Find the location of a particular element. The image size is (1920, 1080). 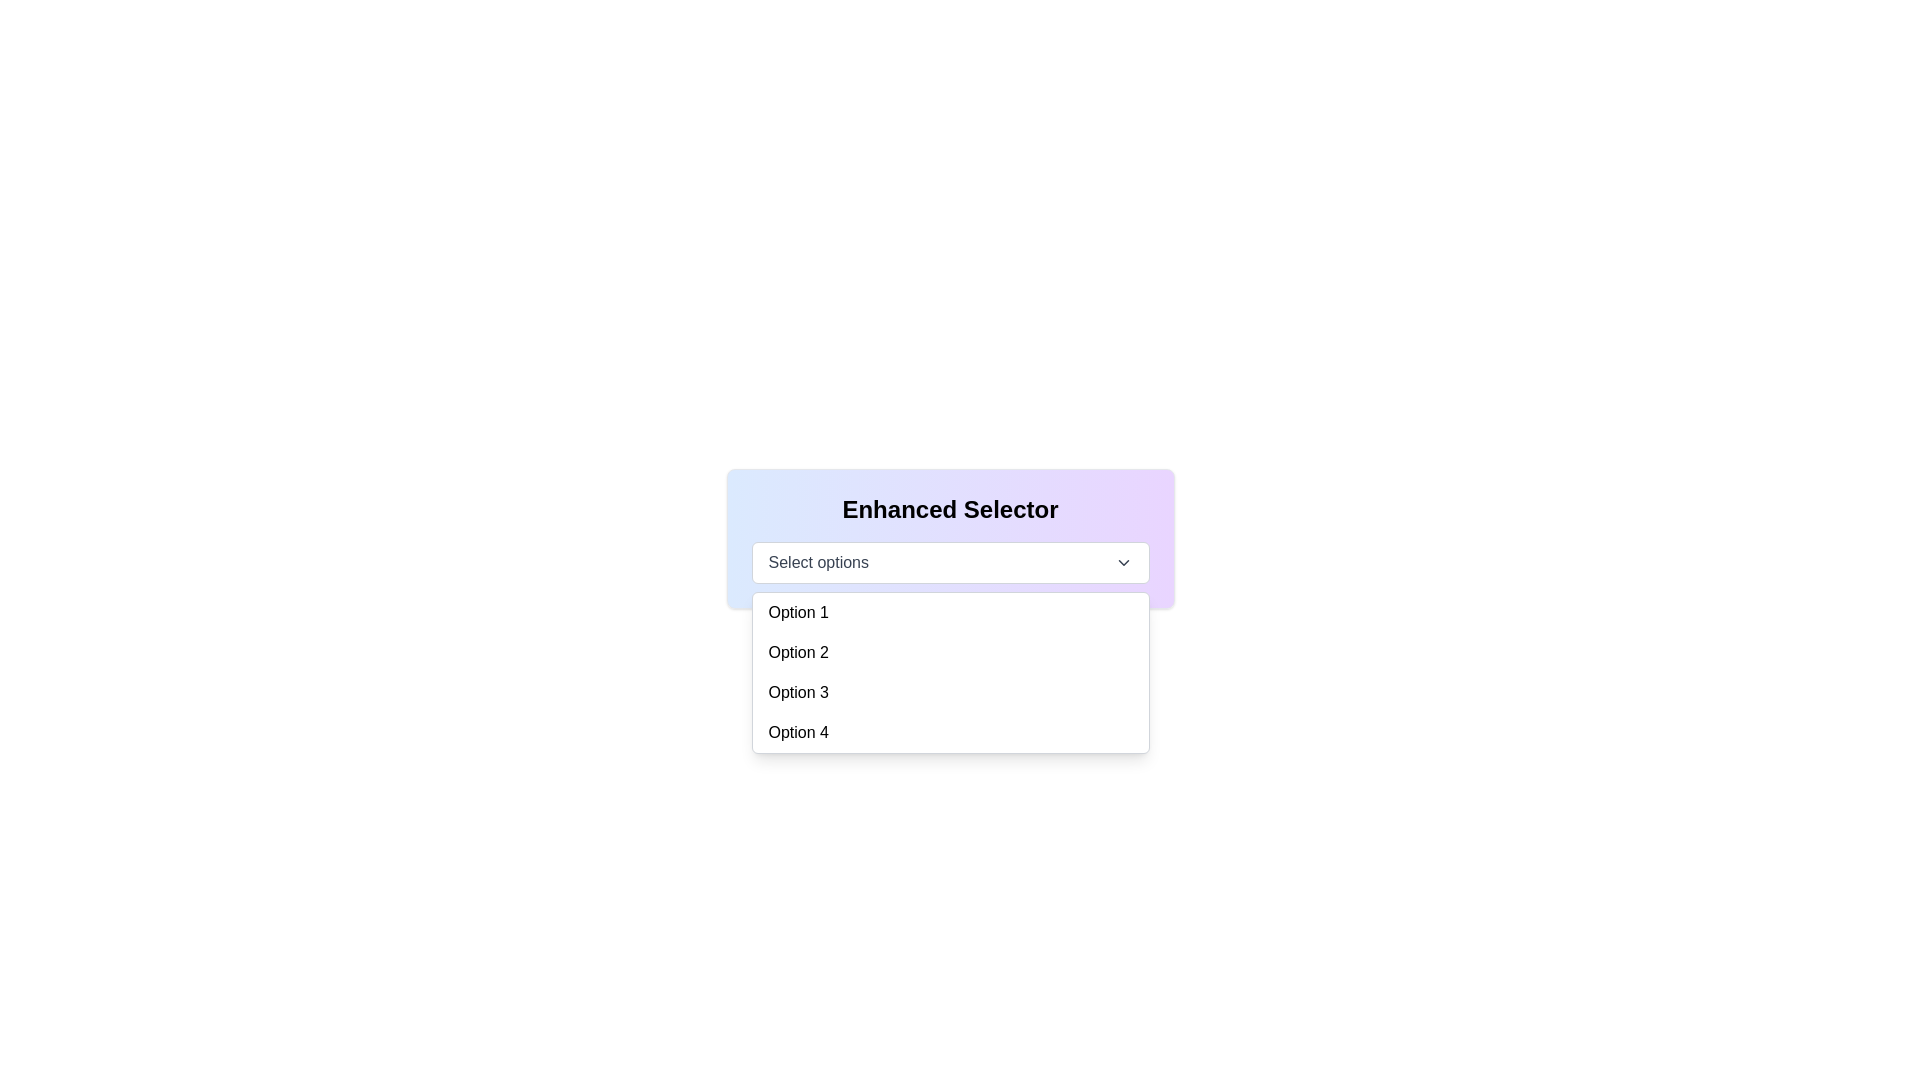

the second option in the dropdown menu titled 'Enhanced Selector' to activate its hover style is located at coordinates (949, 652).